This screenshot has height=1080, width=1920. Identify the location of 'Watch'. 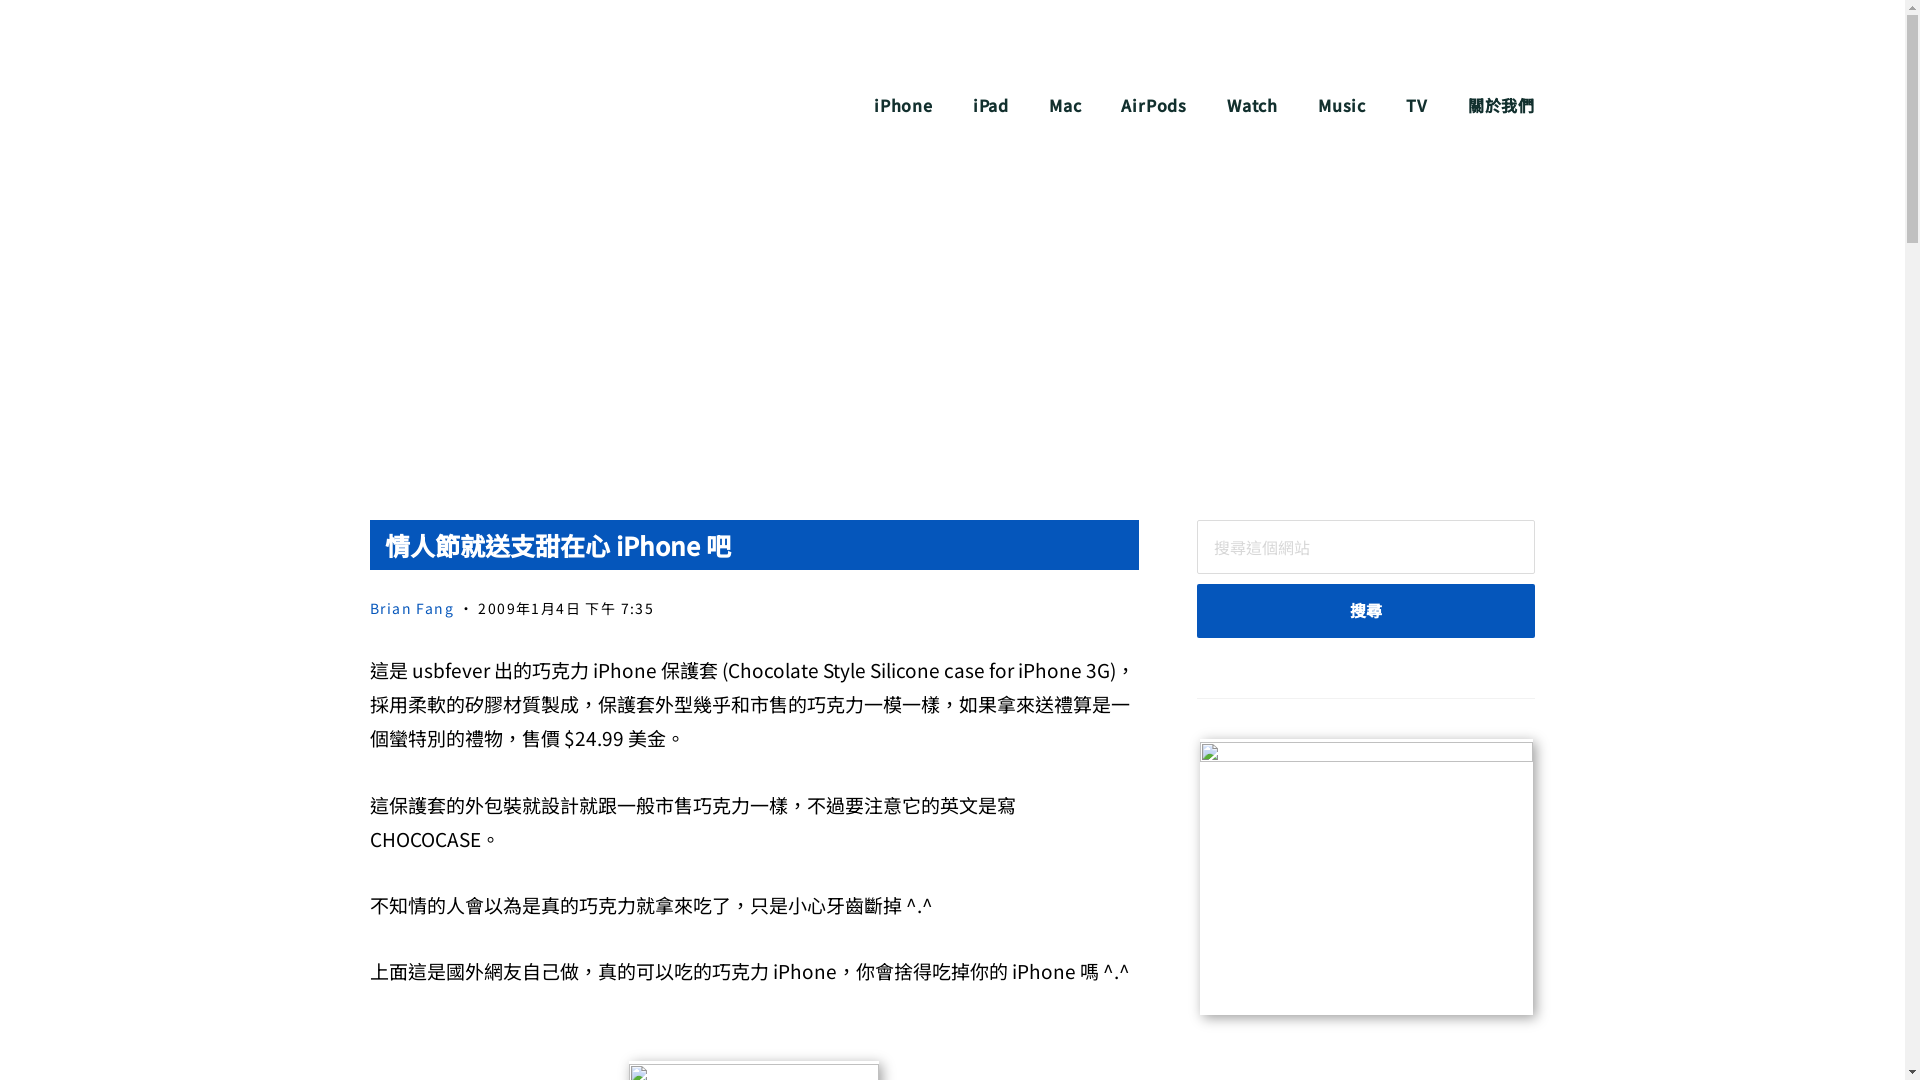
(1251, 105).